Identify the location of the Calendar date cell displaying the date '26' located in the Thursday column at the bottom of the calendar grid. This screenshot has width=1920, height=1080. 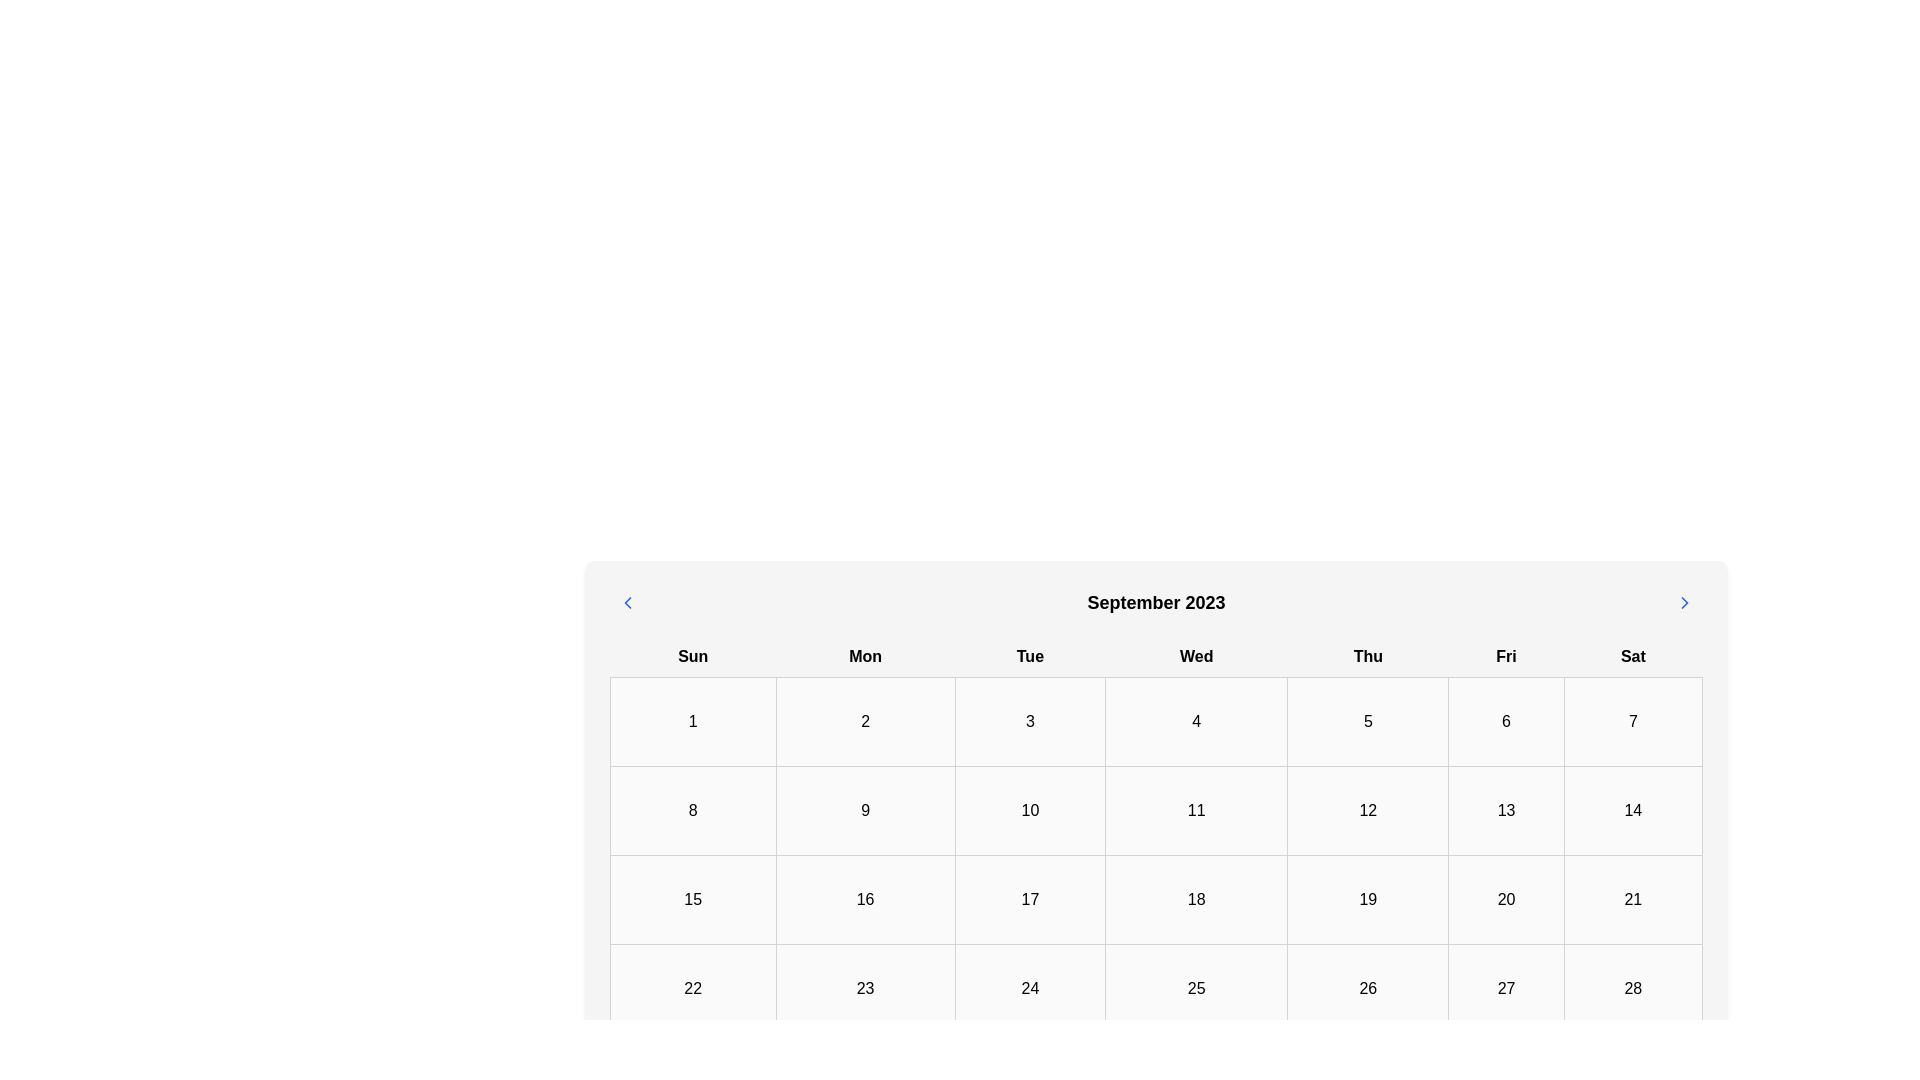
(1367, 987).